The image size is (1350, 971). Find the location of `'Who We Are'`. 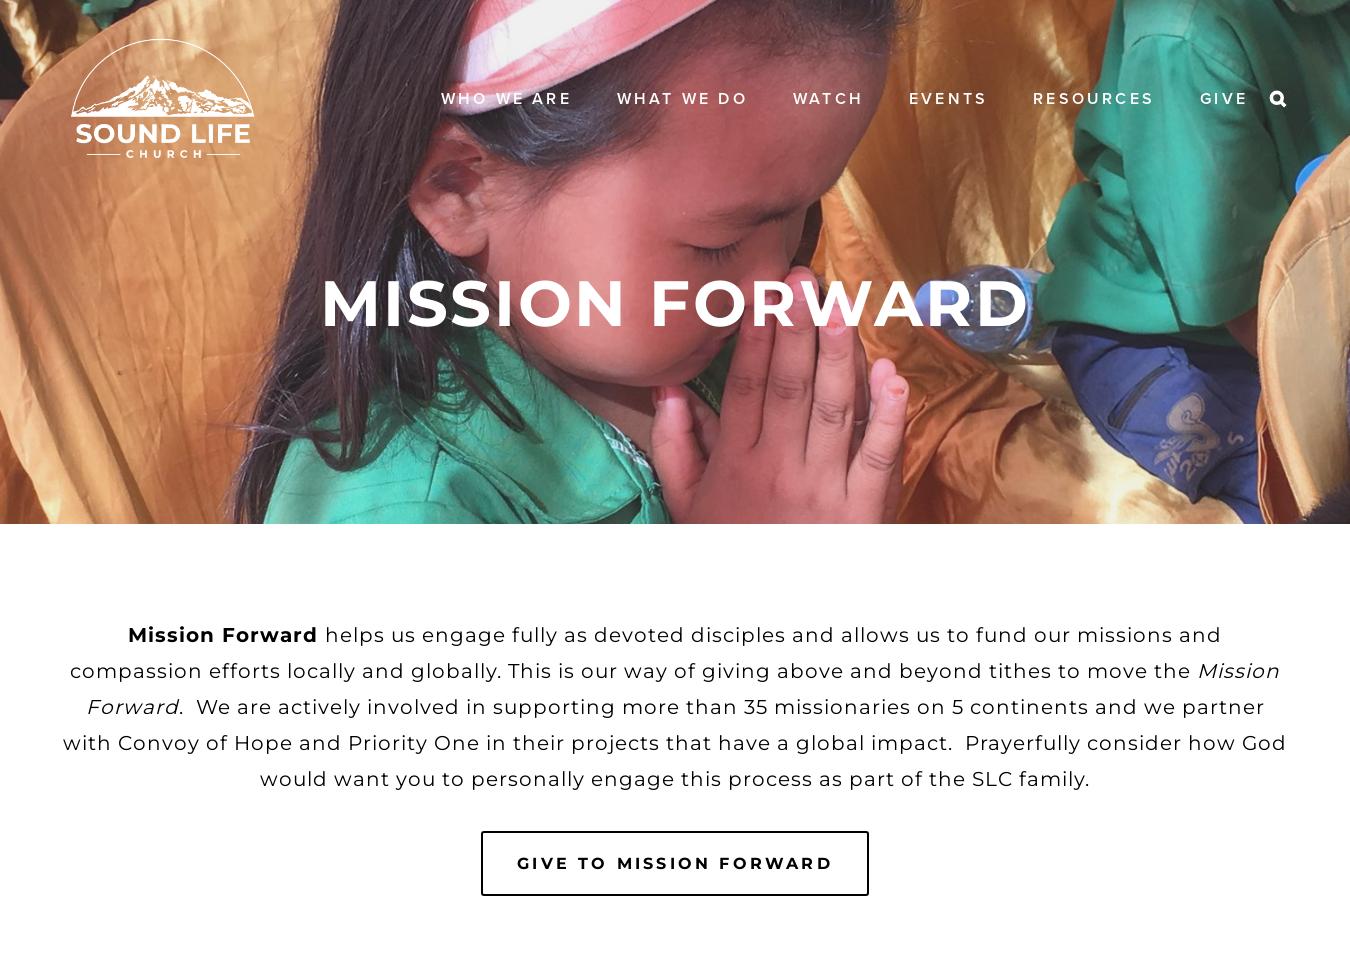

'Who We Are' is located at coordinates (504, 96).